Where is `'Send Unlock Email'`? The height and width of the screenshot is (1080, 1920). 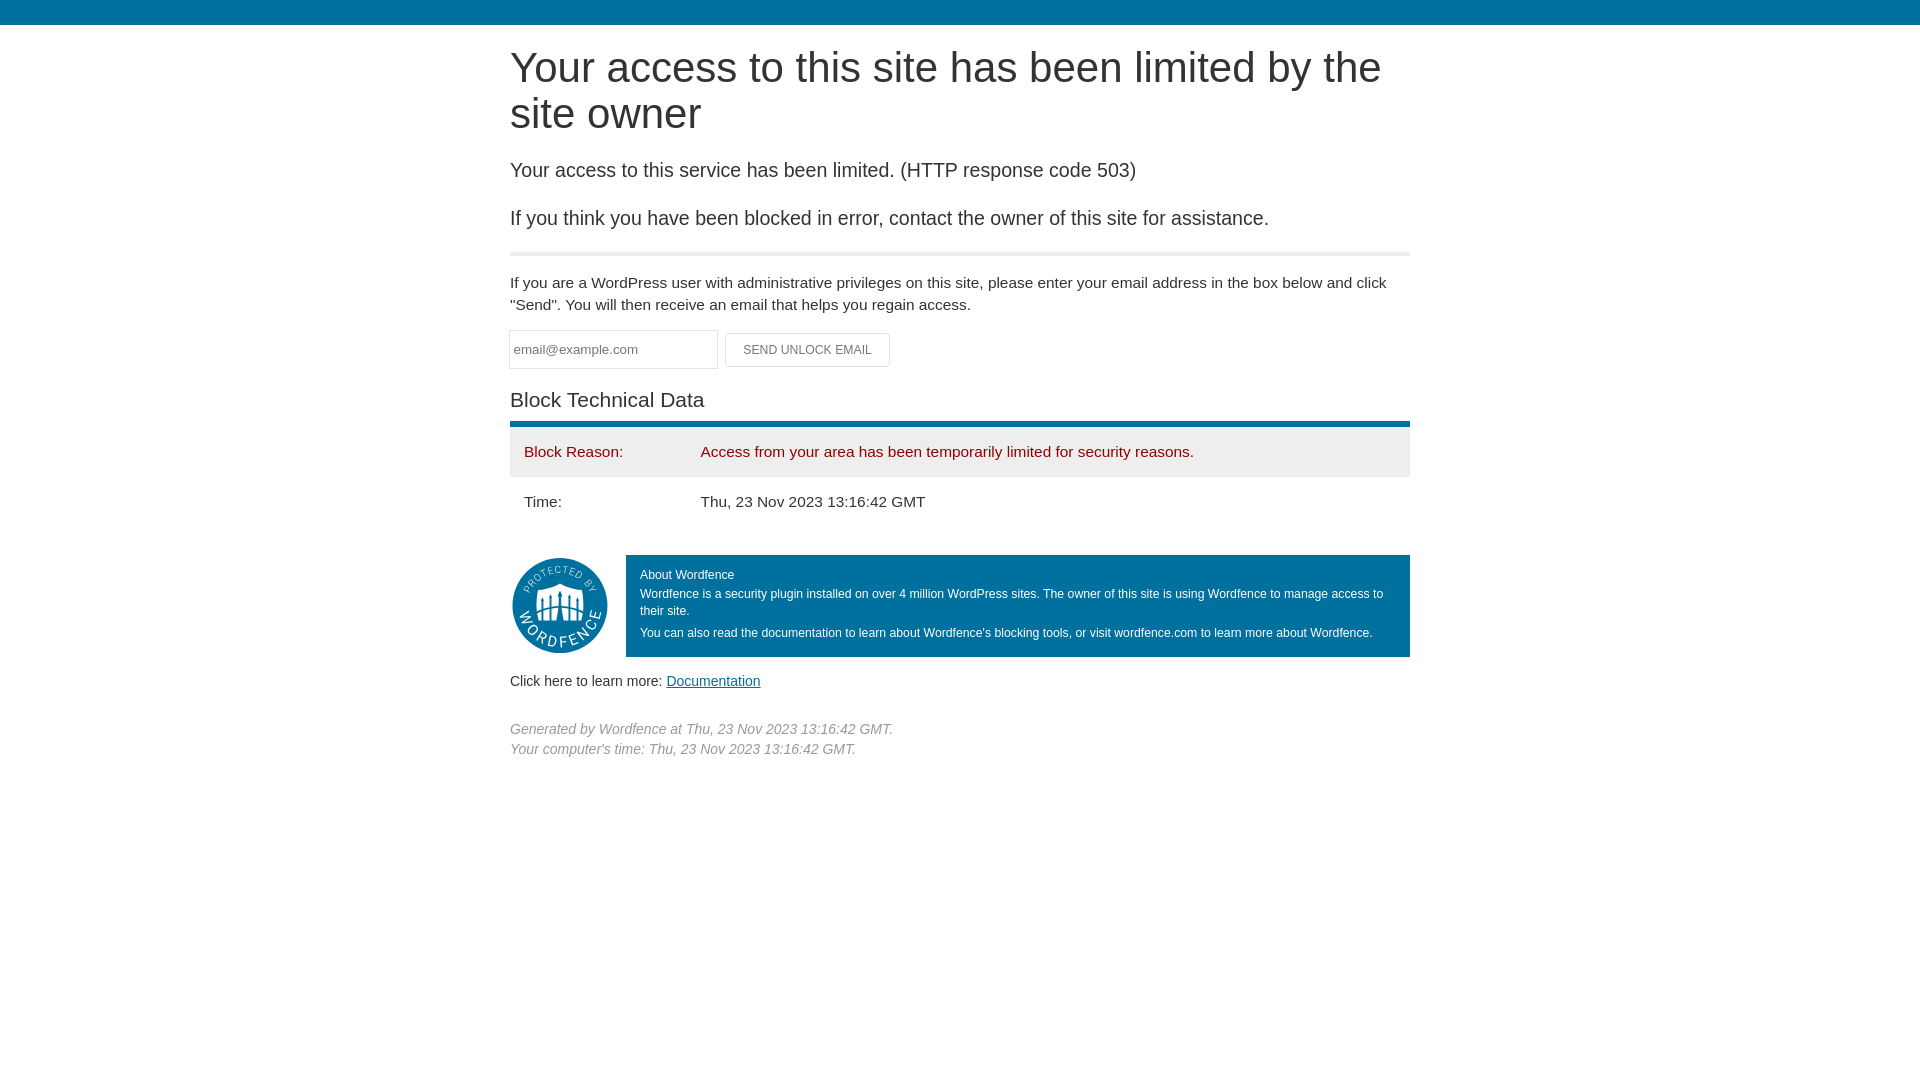 'Send Unlock Email' is located at coordinates (723, 349).